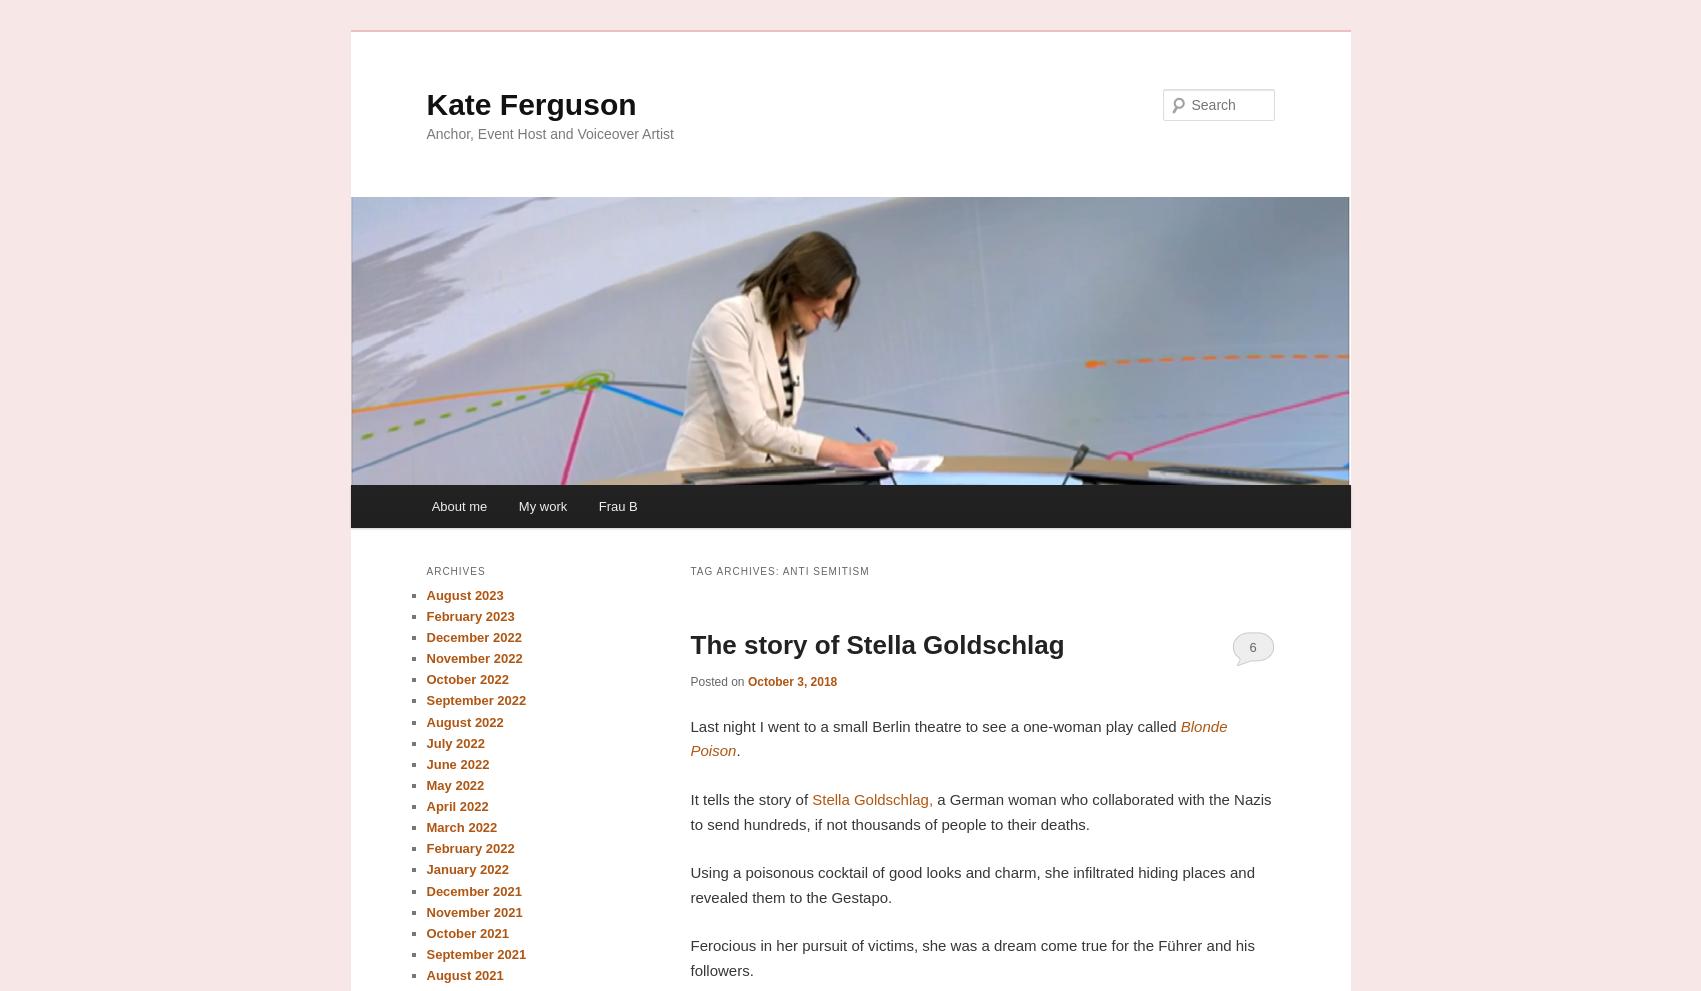  What do you see at coordinates (688, 737) in the screenshot?
I see `'Blonde Poison'` at bounding box center [688, 737].